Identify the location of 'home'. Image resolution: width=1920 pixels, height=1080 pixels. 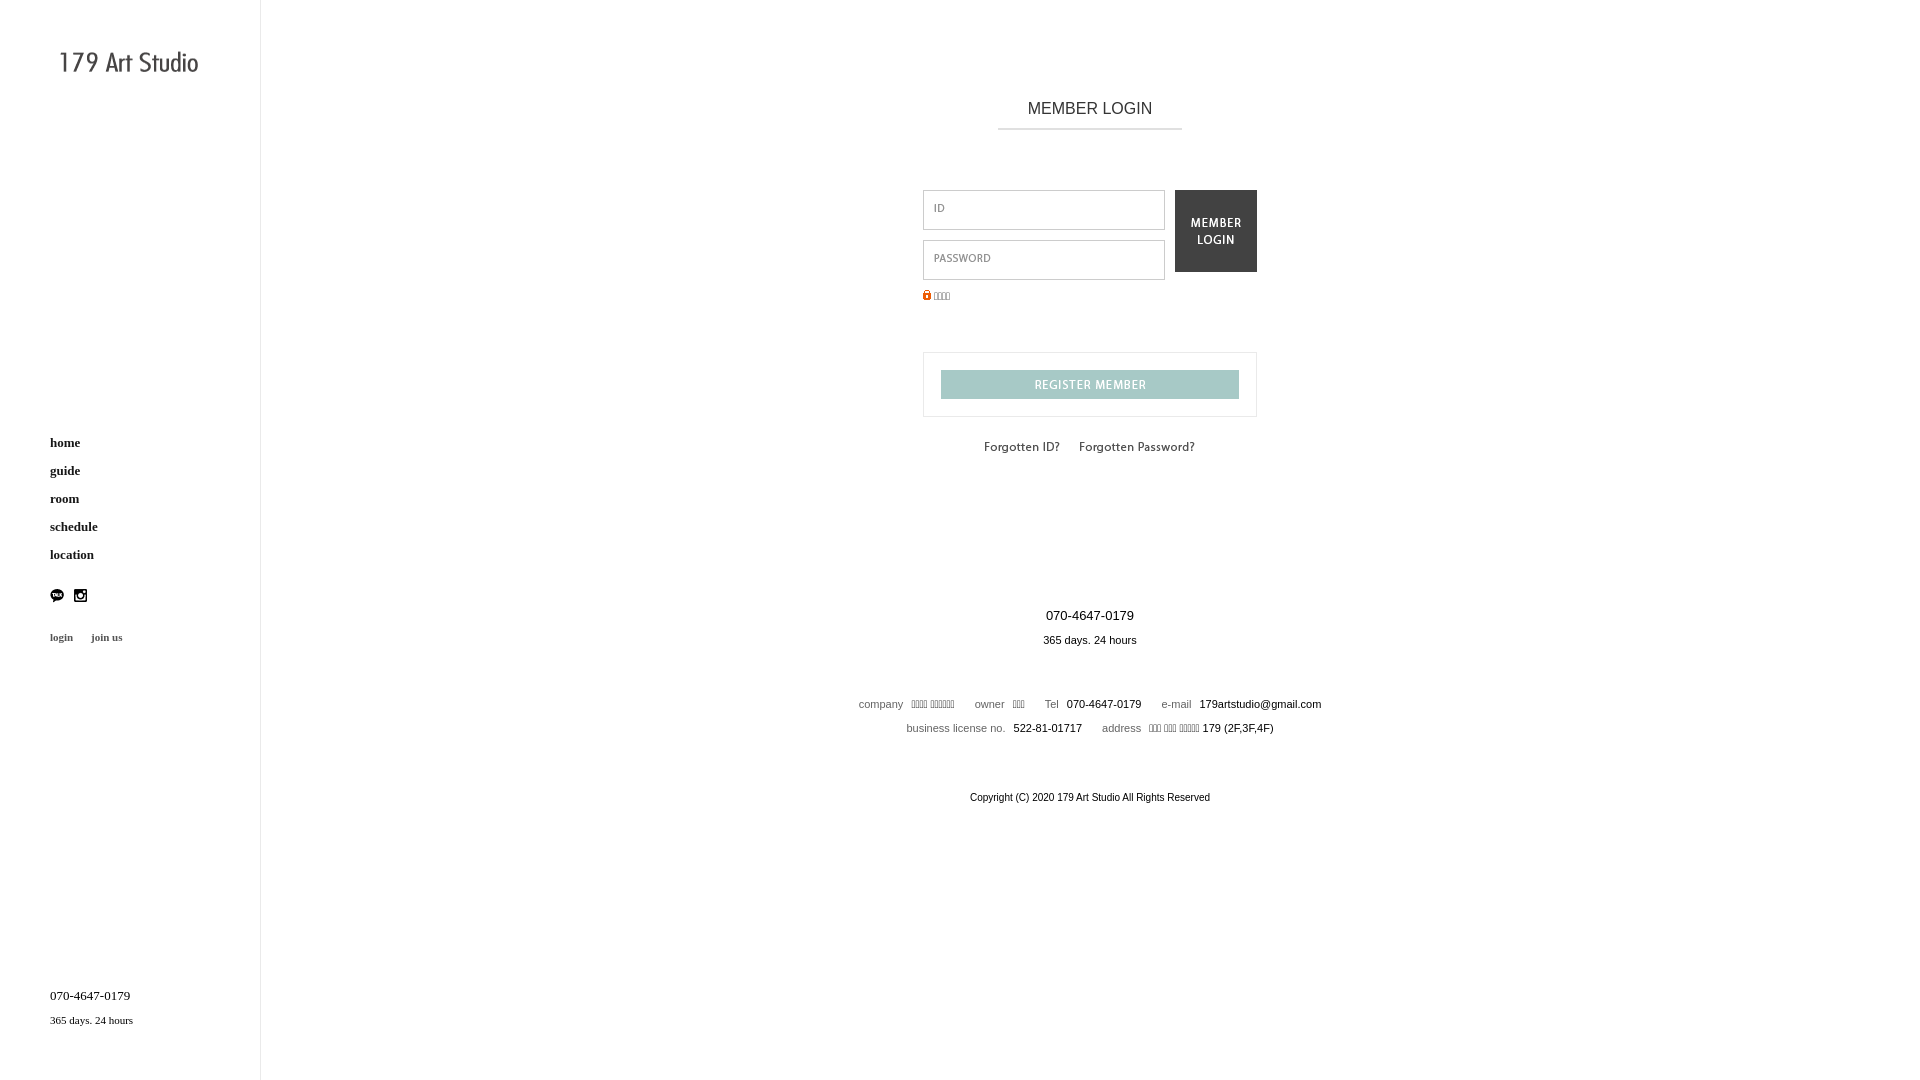
(49, 442).